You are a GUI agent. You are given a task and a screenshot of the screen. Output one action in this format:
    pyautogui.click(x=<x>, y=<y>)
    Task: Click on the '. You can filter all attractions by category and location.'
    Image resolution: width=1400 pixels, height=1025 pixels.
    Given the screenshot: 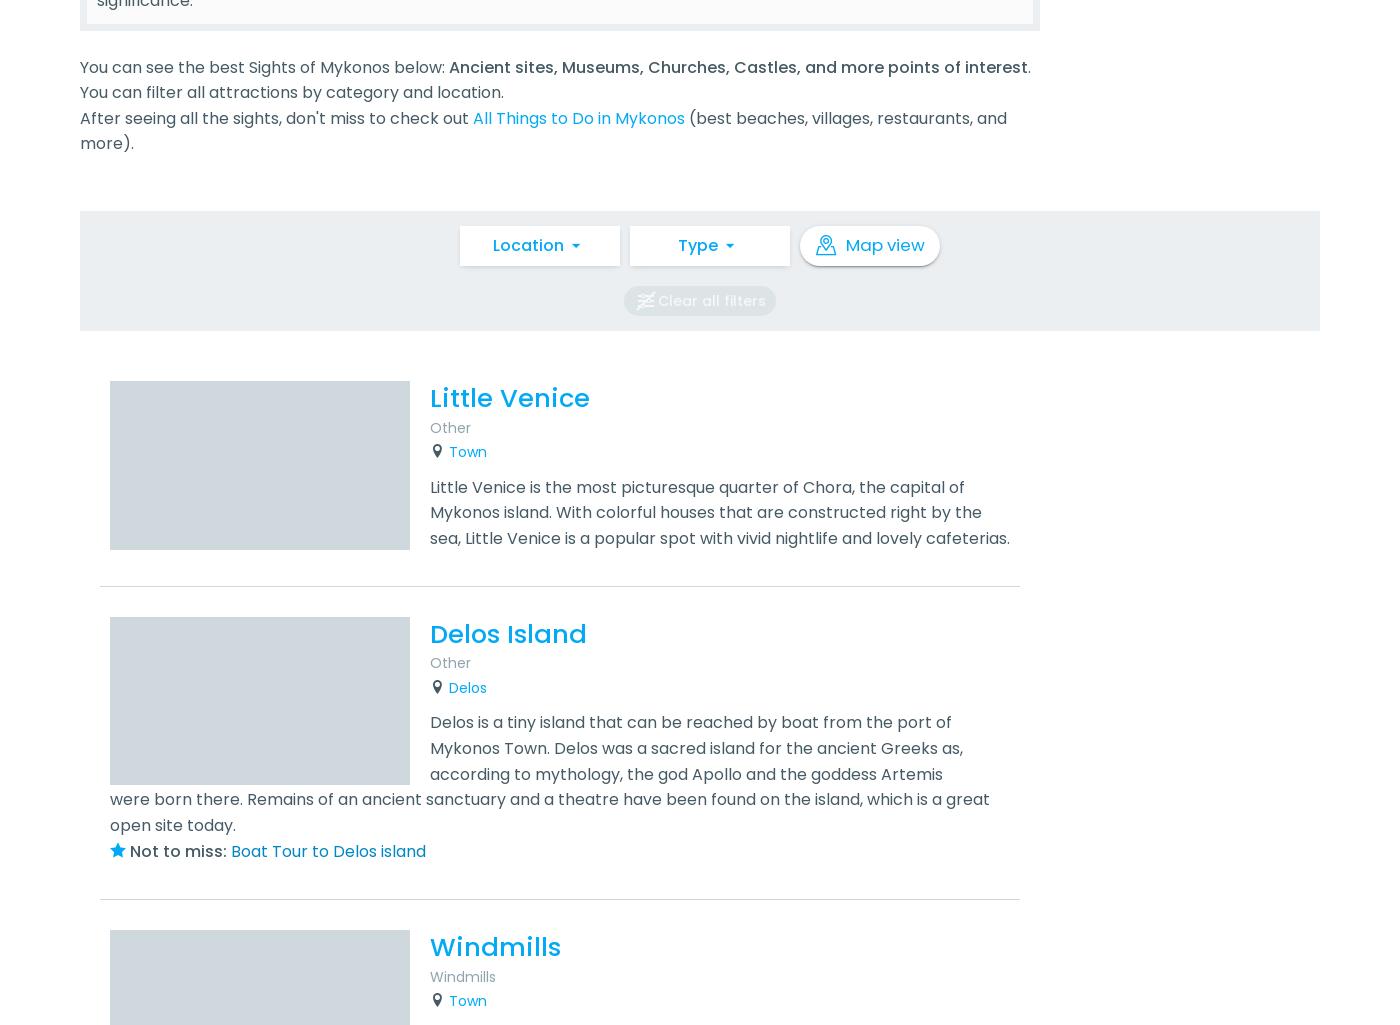 What is the action you would take?
    pyautogui.click(x=555, y=78)
    